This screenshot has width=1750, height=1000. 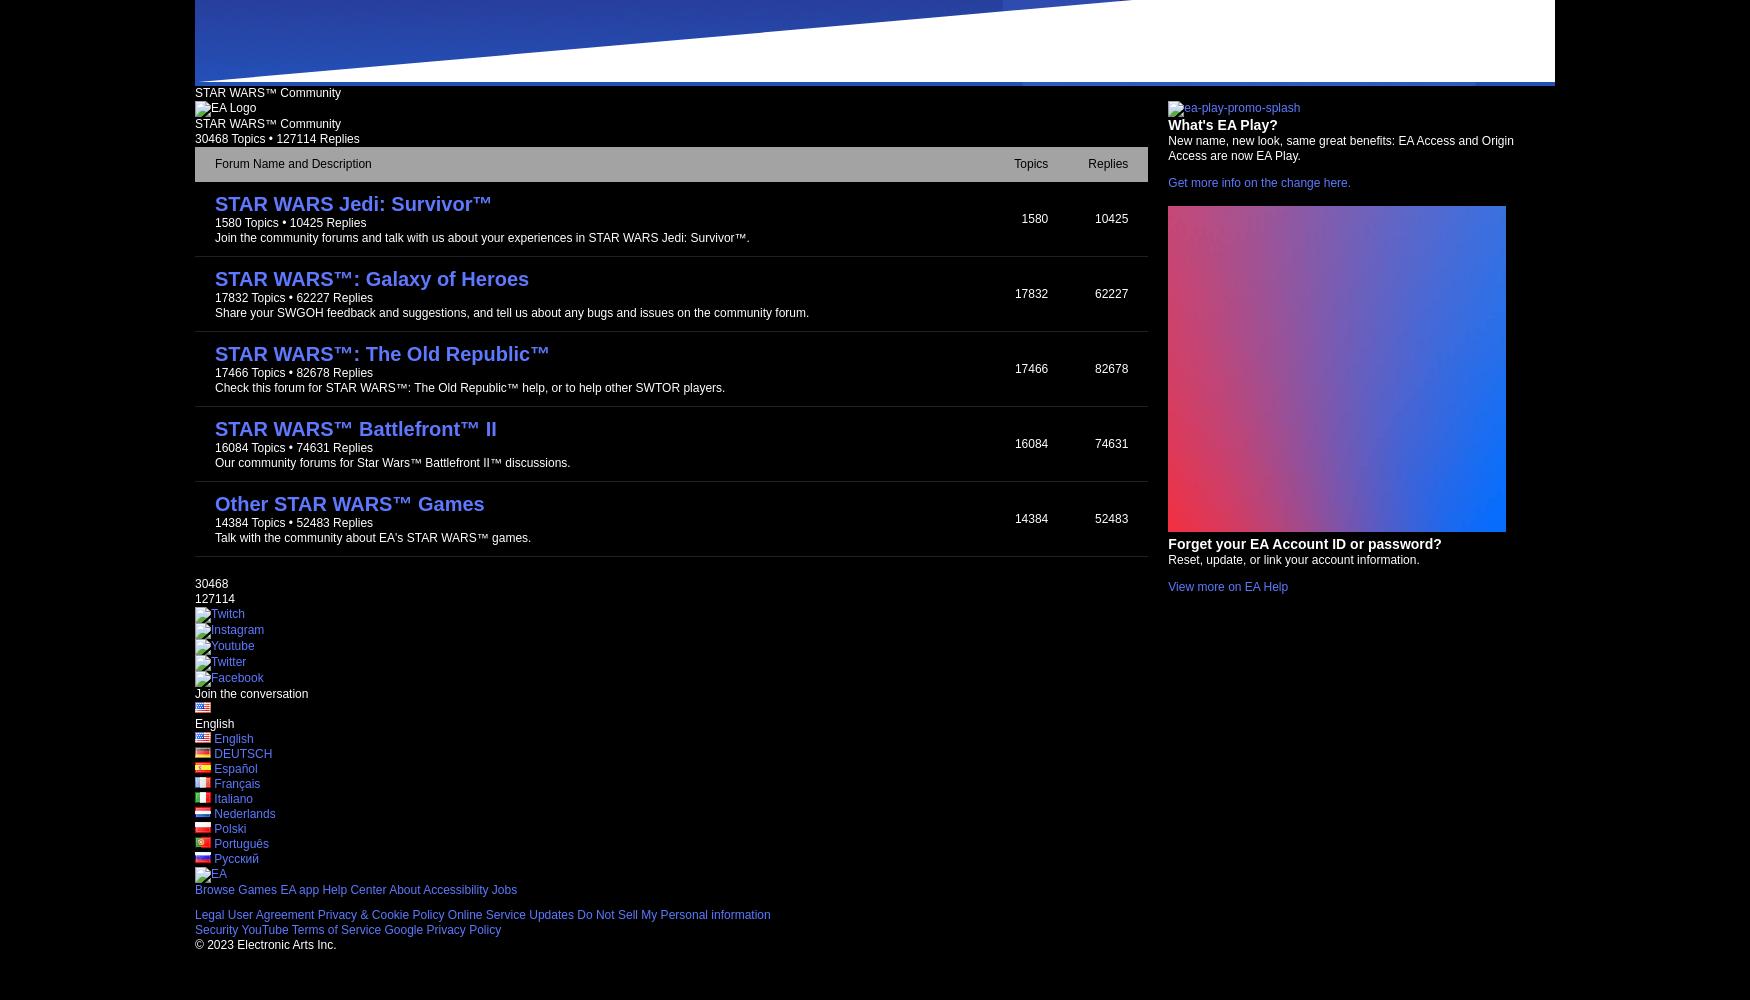 What do you see at coordinates (1166, 183) in the screenshot?
I see `'Get more info on the change here.'` at bounding box center [1166, 183].